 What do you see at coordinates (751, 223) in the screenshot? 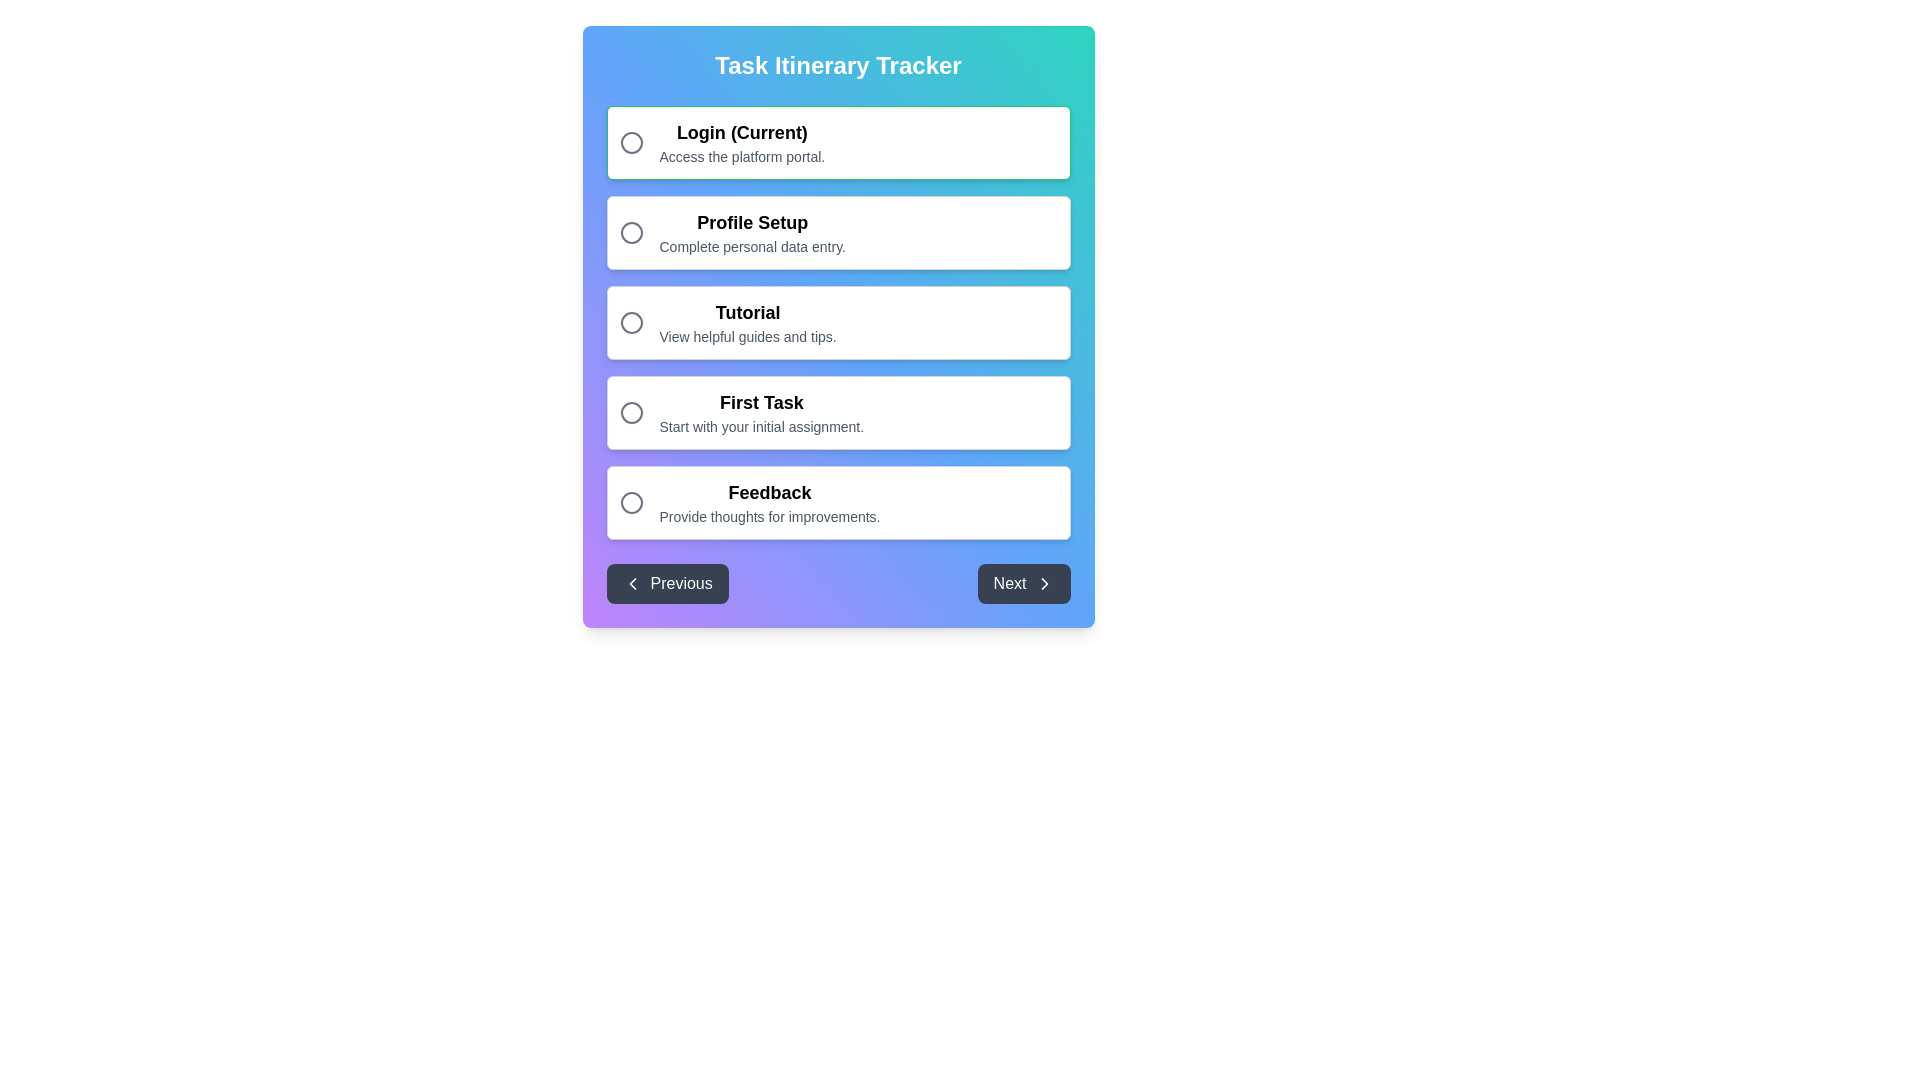
I see `the text heading 'Profile Setup', which is styled in bold and larger font, positioned centrally within a card-like UI below 'Login (Current)' and above 'Tutorial'` at bounding box center [751, 223].